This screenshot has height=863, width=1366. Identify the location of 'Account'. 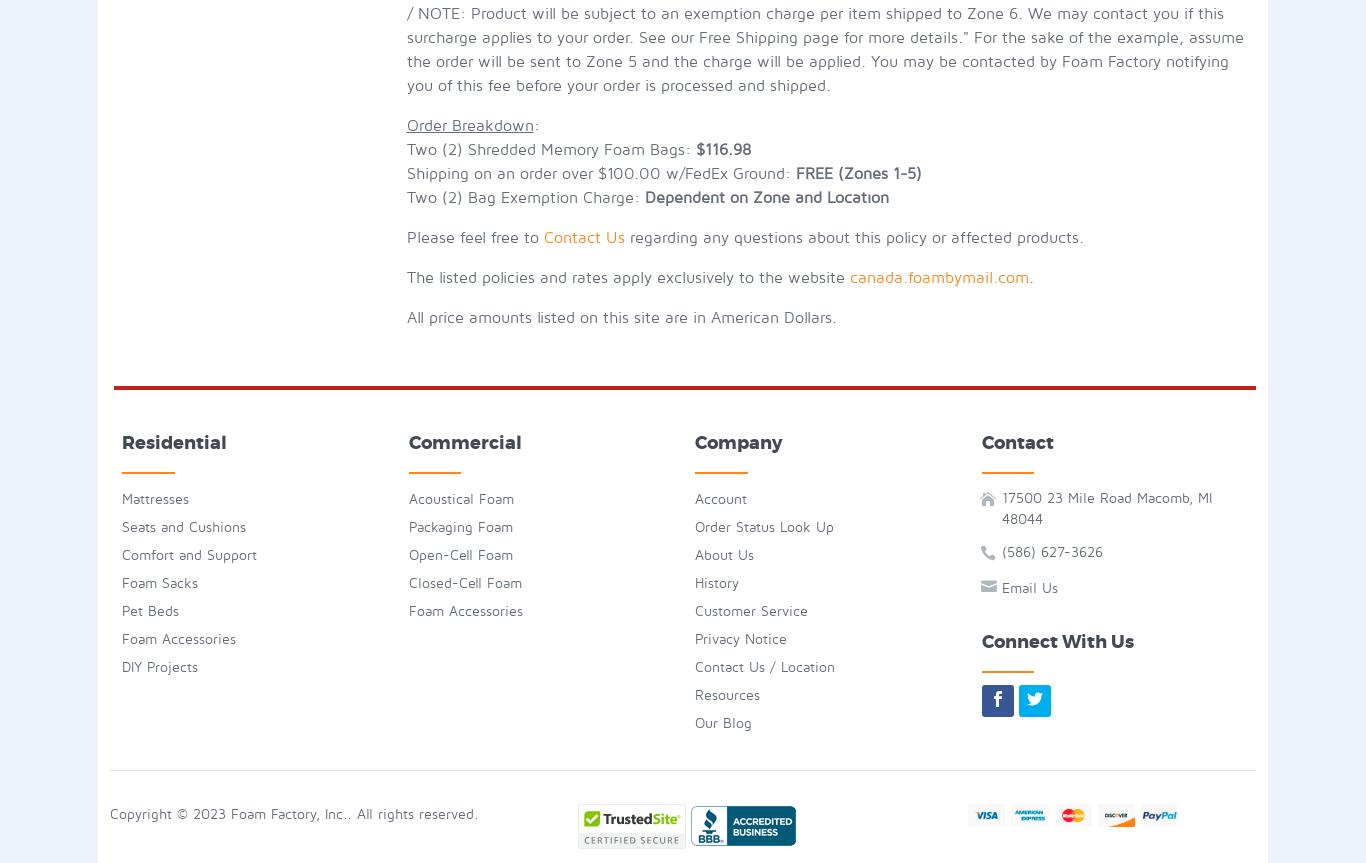
(695, 497).